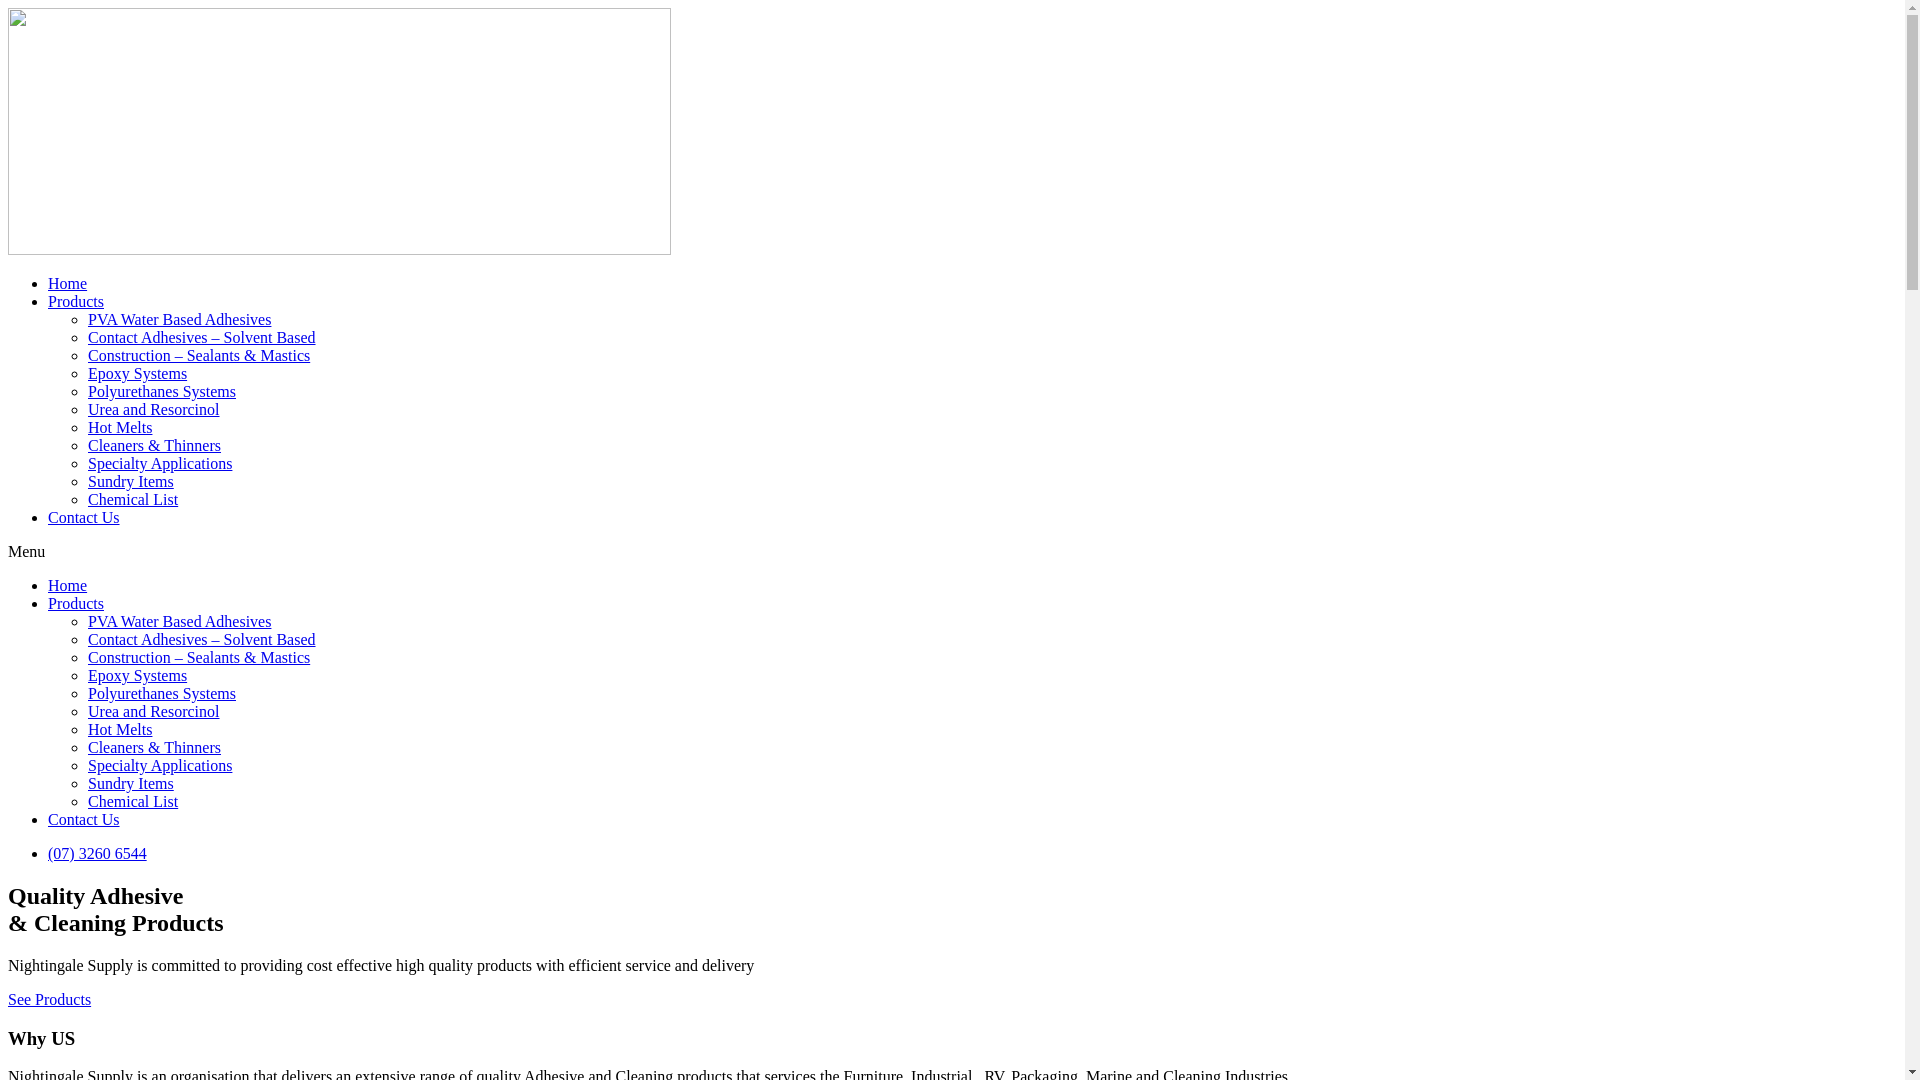 The width and height of the screenshot is (1920, 1080). I want to click on 'Sundry Items', so click(129, 481).